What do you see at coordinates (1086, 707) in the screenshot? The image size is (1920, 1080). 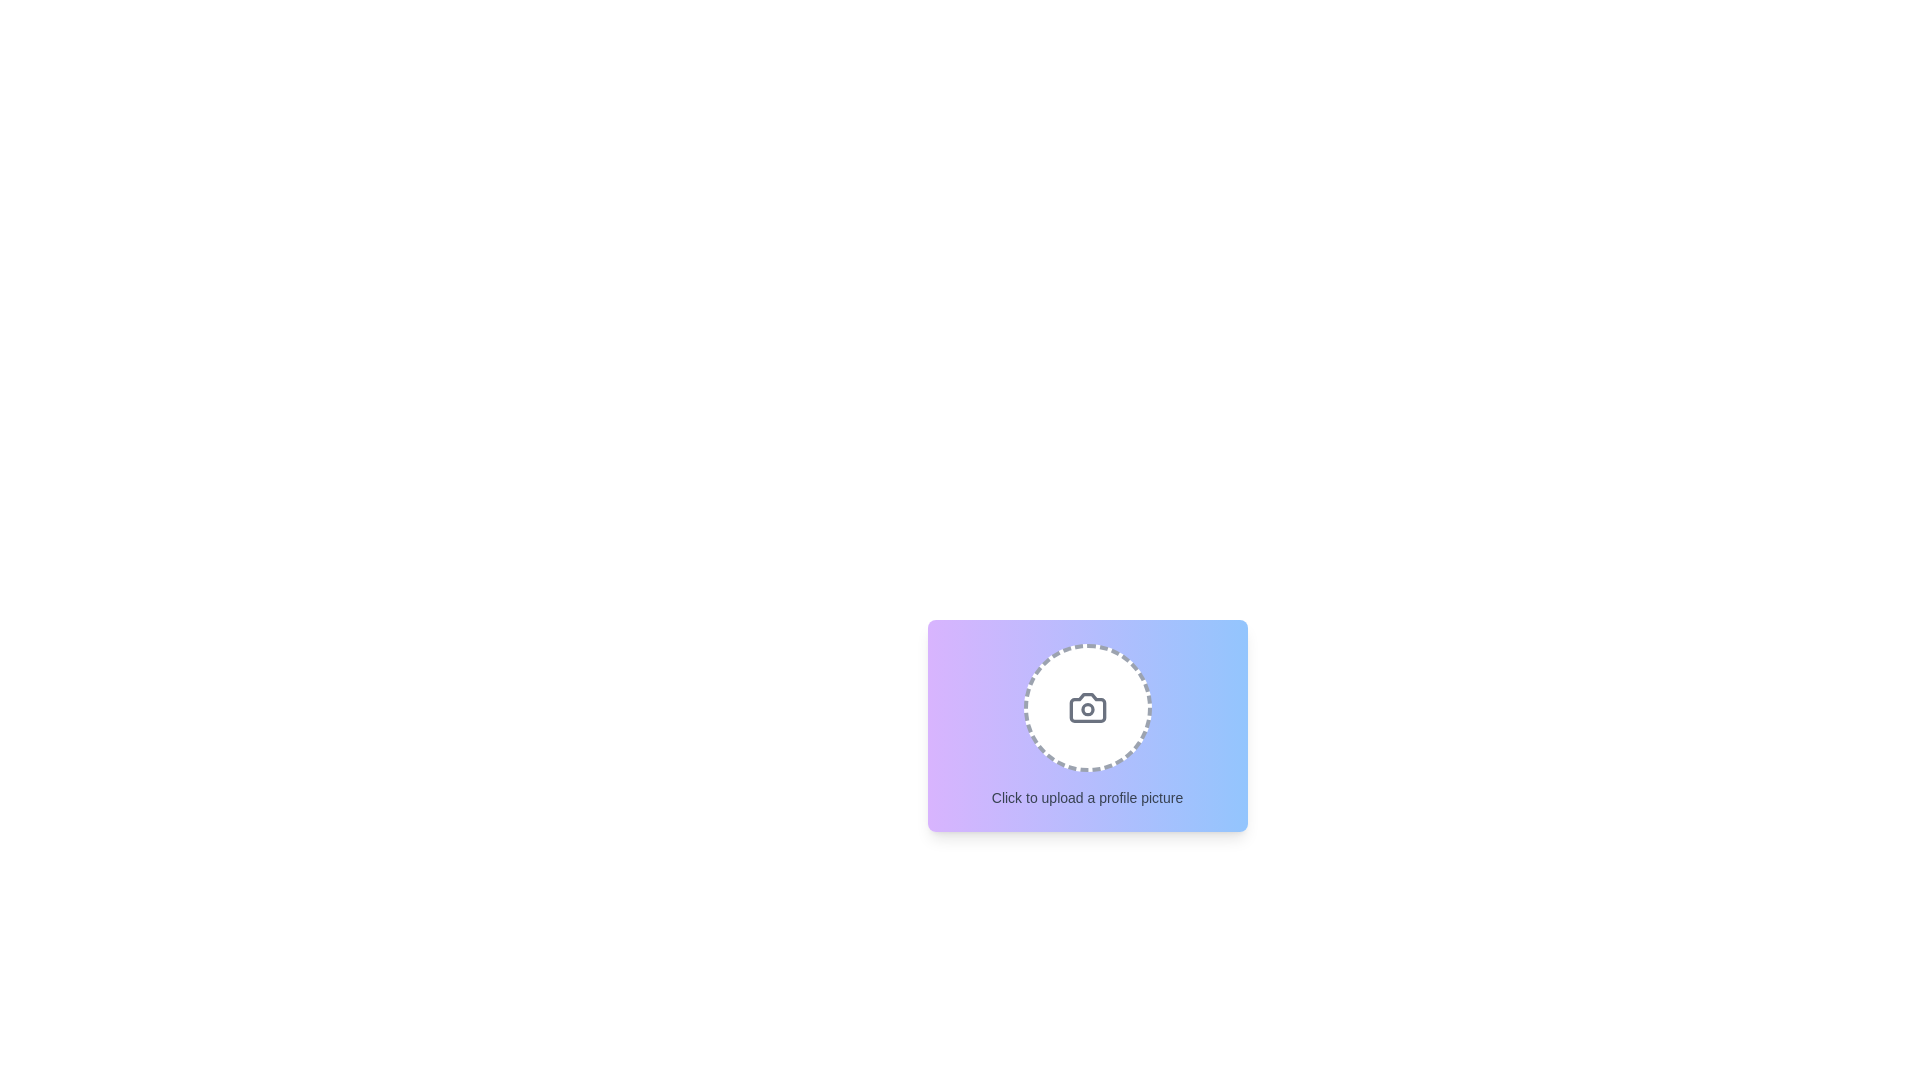 I see `the camera icon located centrally within the dashed circular area of the profile picture uploader interface` at bounding box center [1086, 707].